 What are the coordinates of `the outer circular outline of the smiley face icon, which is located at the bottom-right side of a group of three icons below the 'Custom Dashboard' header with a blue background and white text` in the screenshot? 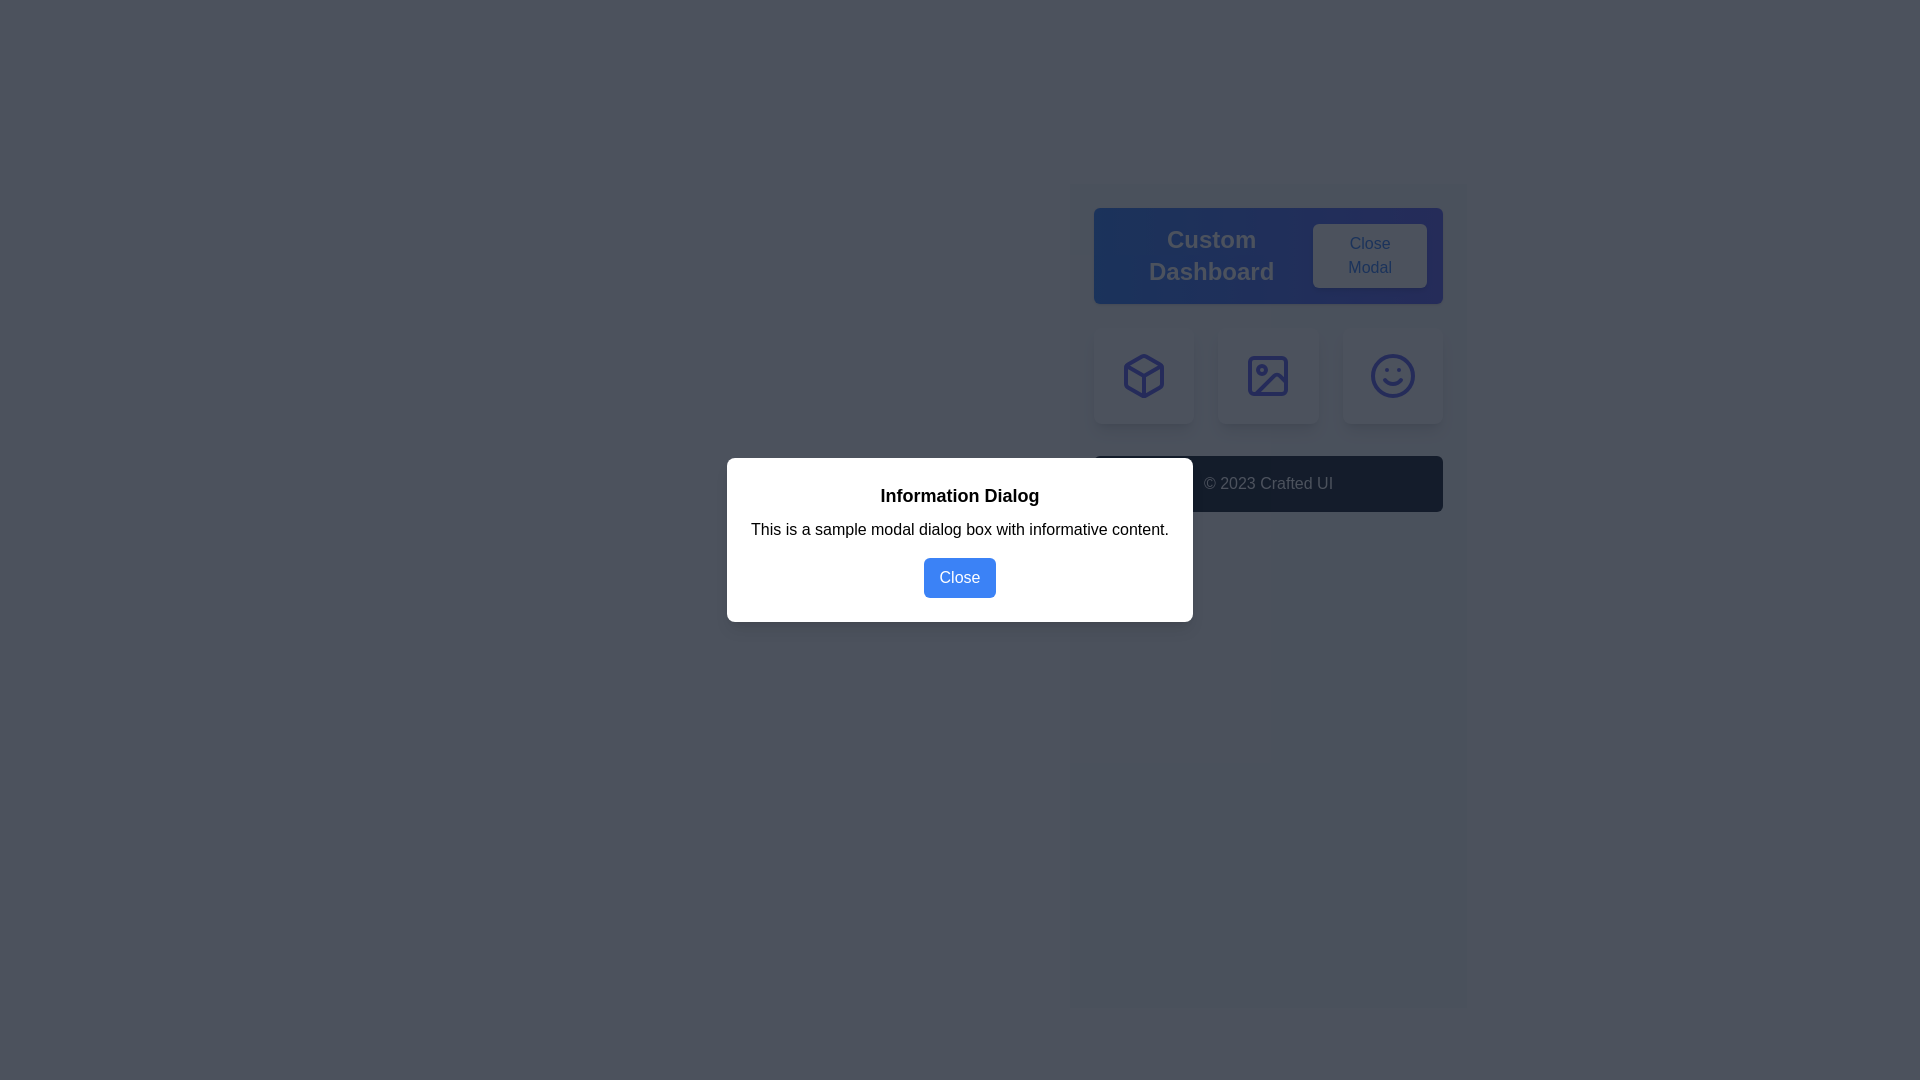 It's located at (1391, 375).